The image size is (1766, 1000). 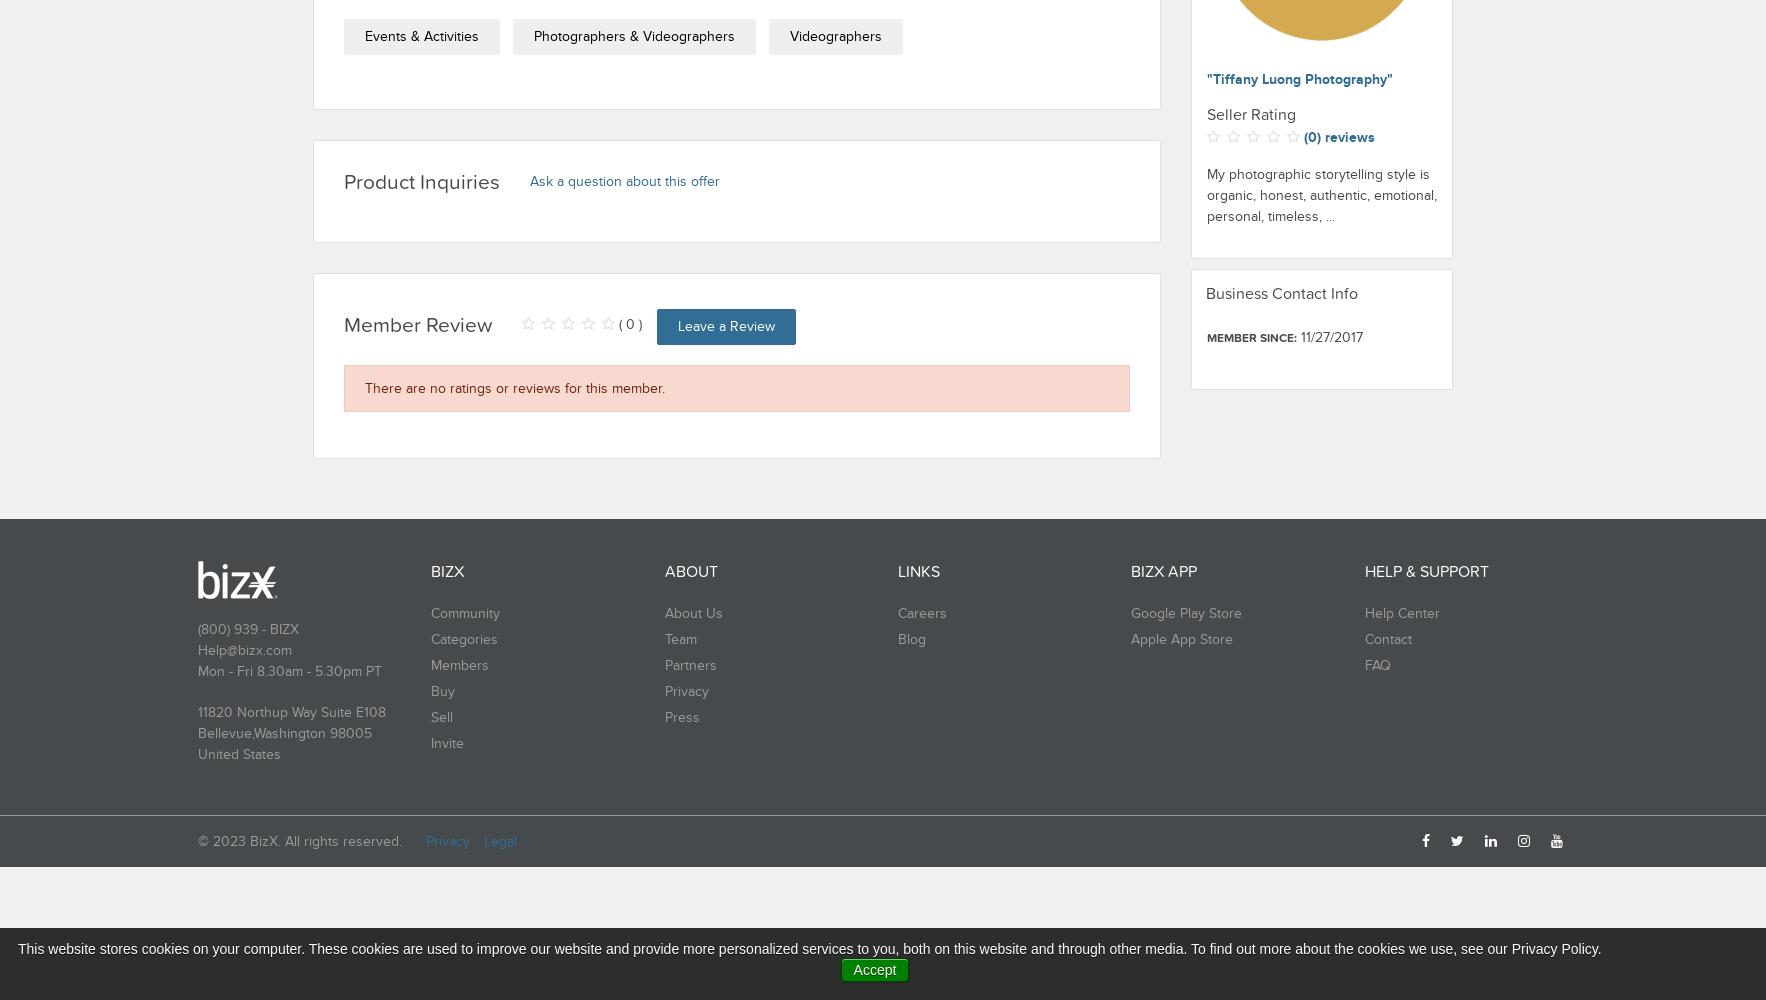 I want to click on '11820 Northup Way Suite E108 Bellevue,Washington 98005 United States', so click(x=290, y=732).